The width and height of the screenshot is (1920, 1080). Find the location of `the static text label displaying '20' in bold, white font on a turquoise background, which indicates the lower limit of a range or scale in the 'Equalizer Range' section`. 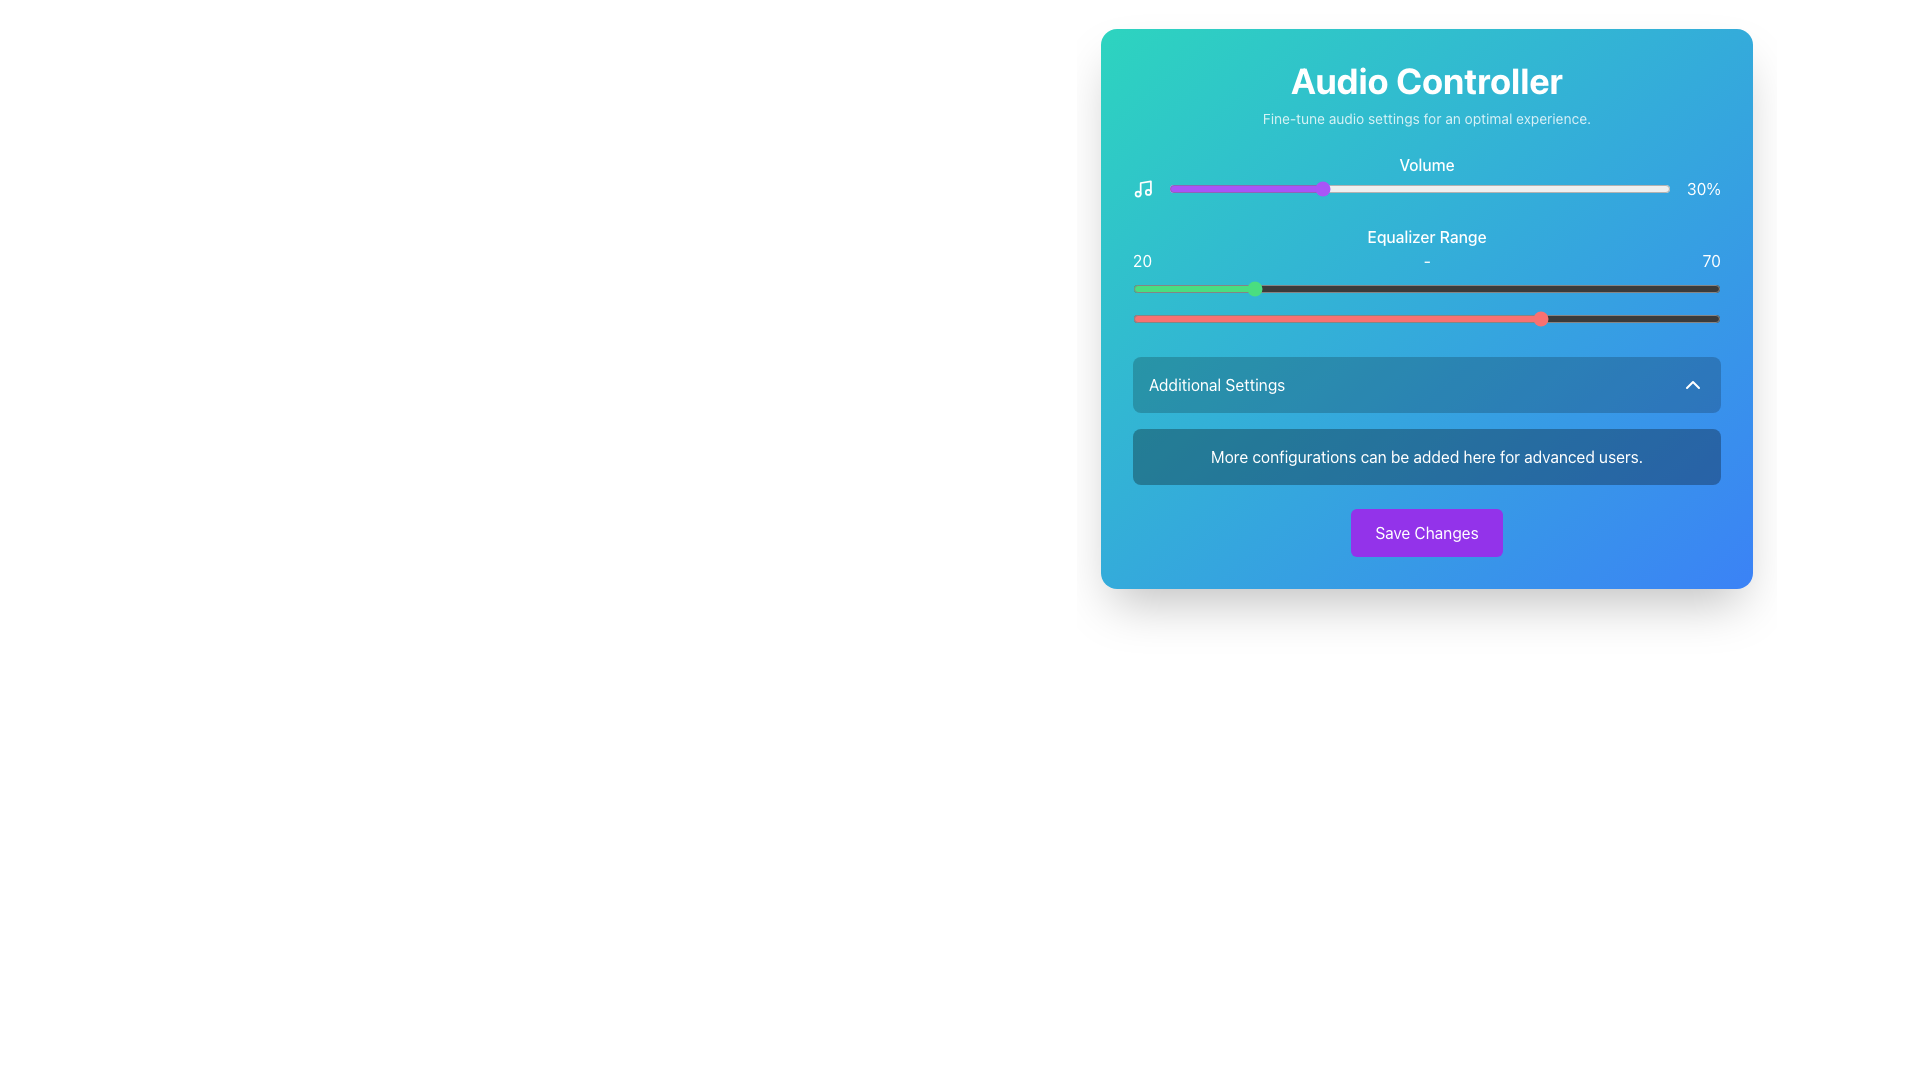

the static text label displaying '20' in bold, white font on a turquoise background, which indicates the lower limit of a range or scale in the 'Equalizer Range' section is located at coordinates (1142, 260).